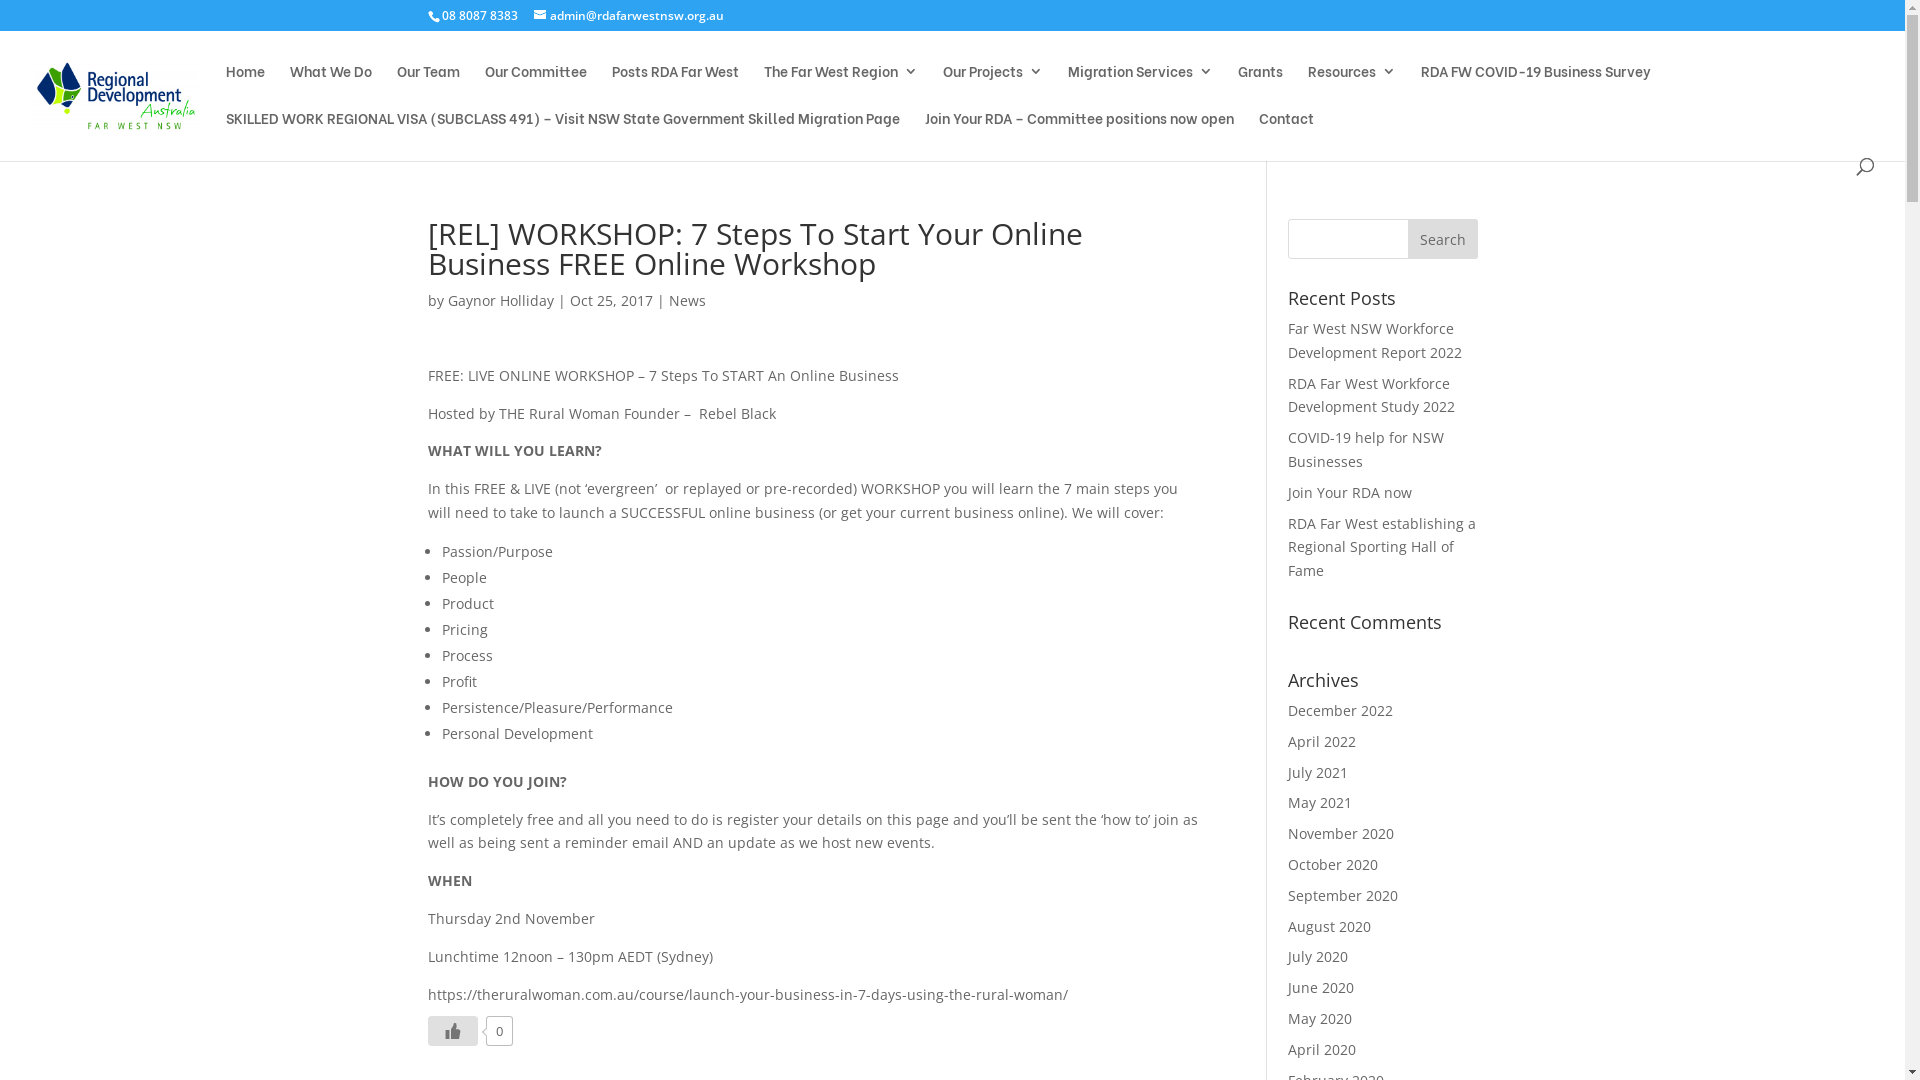 The width and height of the screenshot is (1920, 1080). I want to click on 'The Far West Region', so click(840, 86).